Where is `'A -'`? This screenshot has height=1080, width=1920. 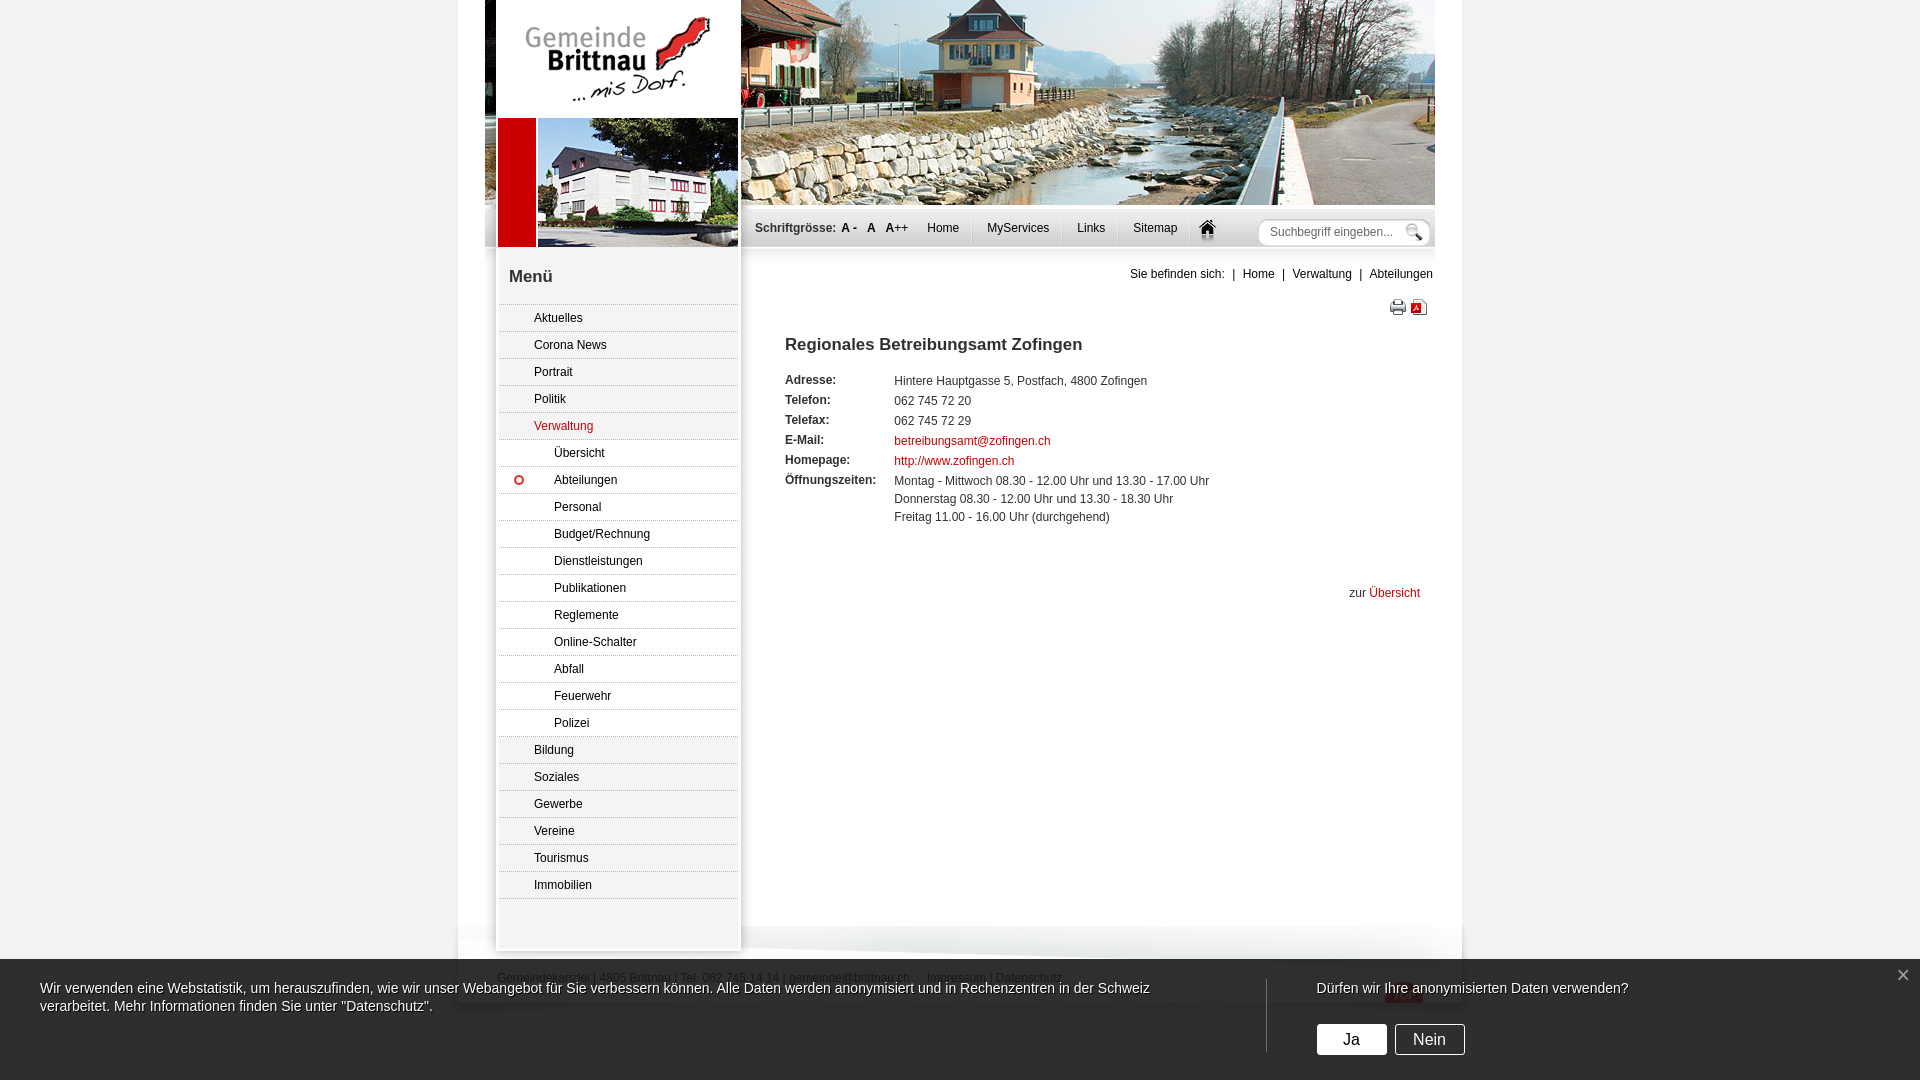
'A -' is located at coordinates (849, 226).